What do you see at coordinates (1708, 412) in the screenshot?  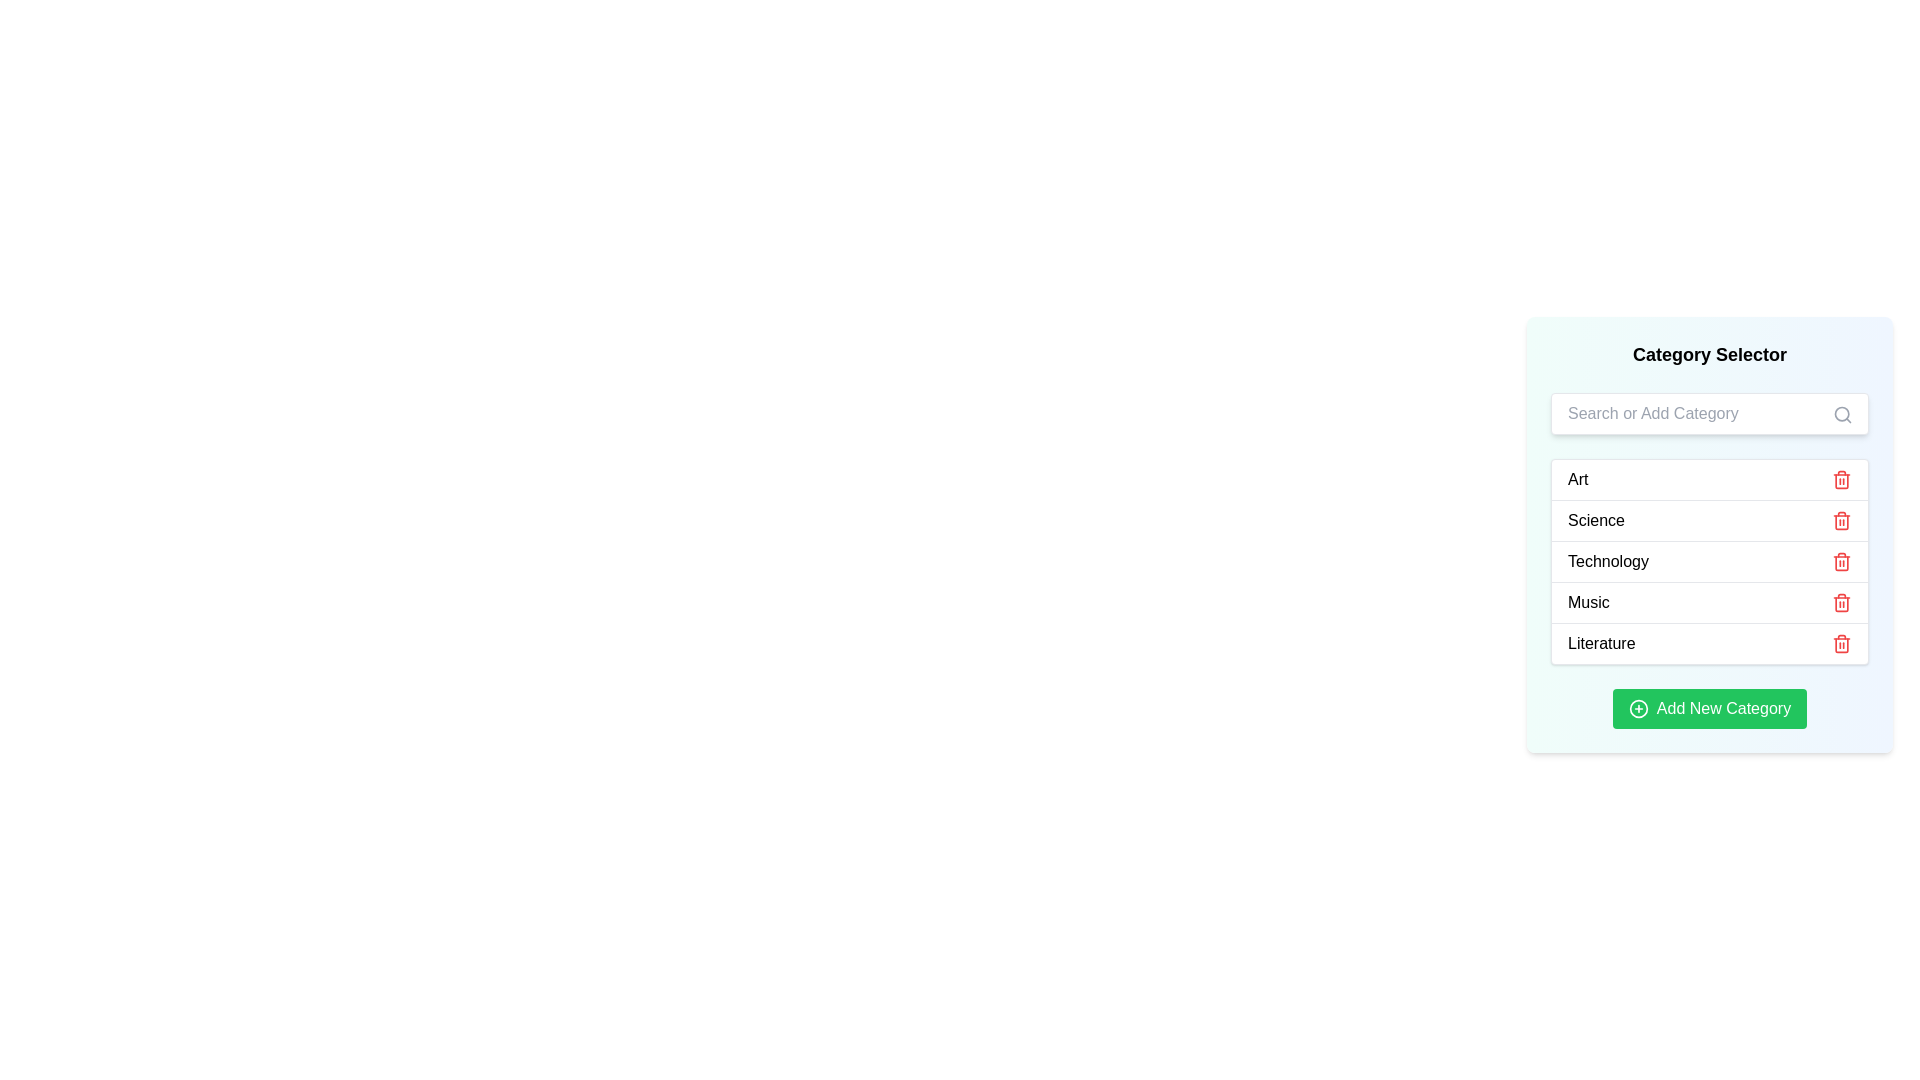 I see `the Text Input Box located under the 'Category Selector' title` at bounding box center [1708, 412].